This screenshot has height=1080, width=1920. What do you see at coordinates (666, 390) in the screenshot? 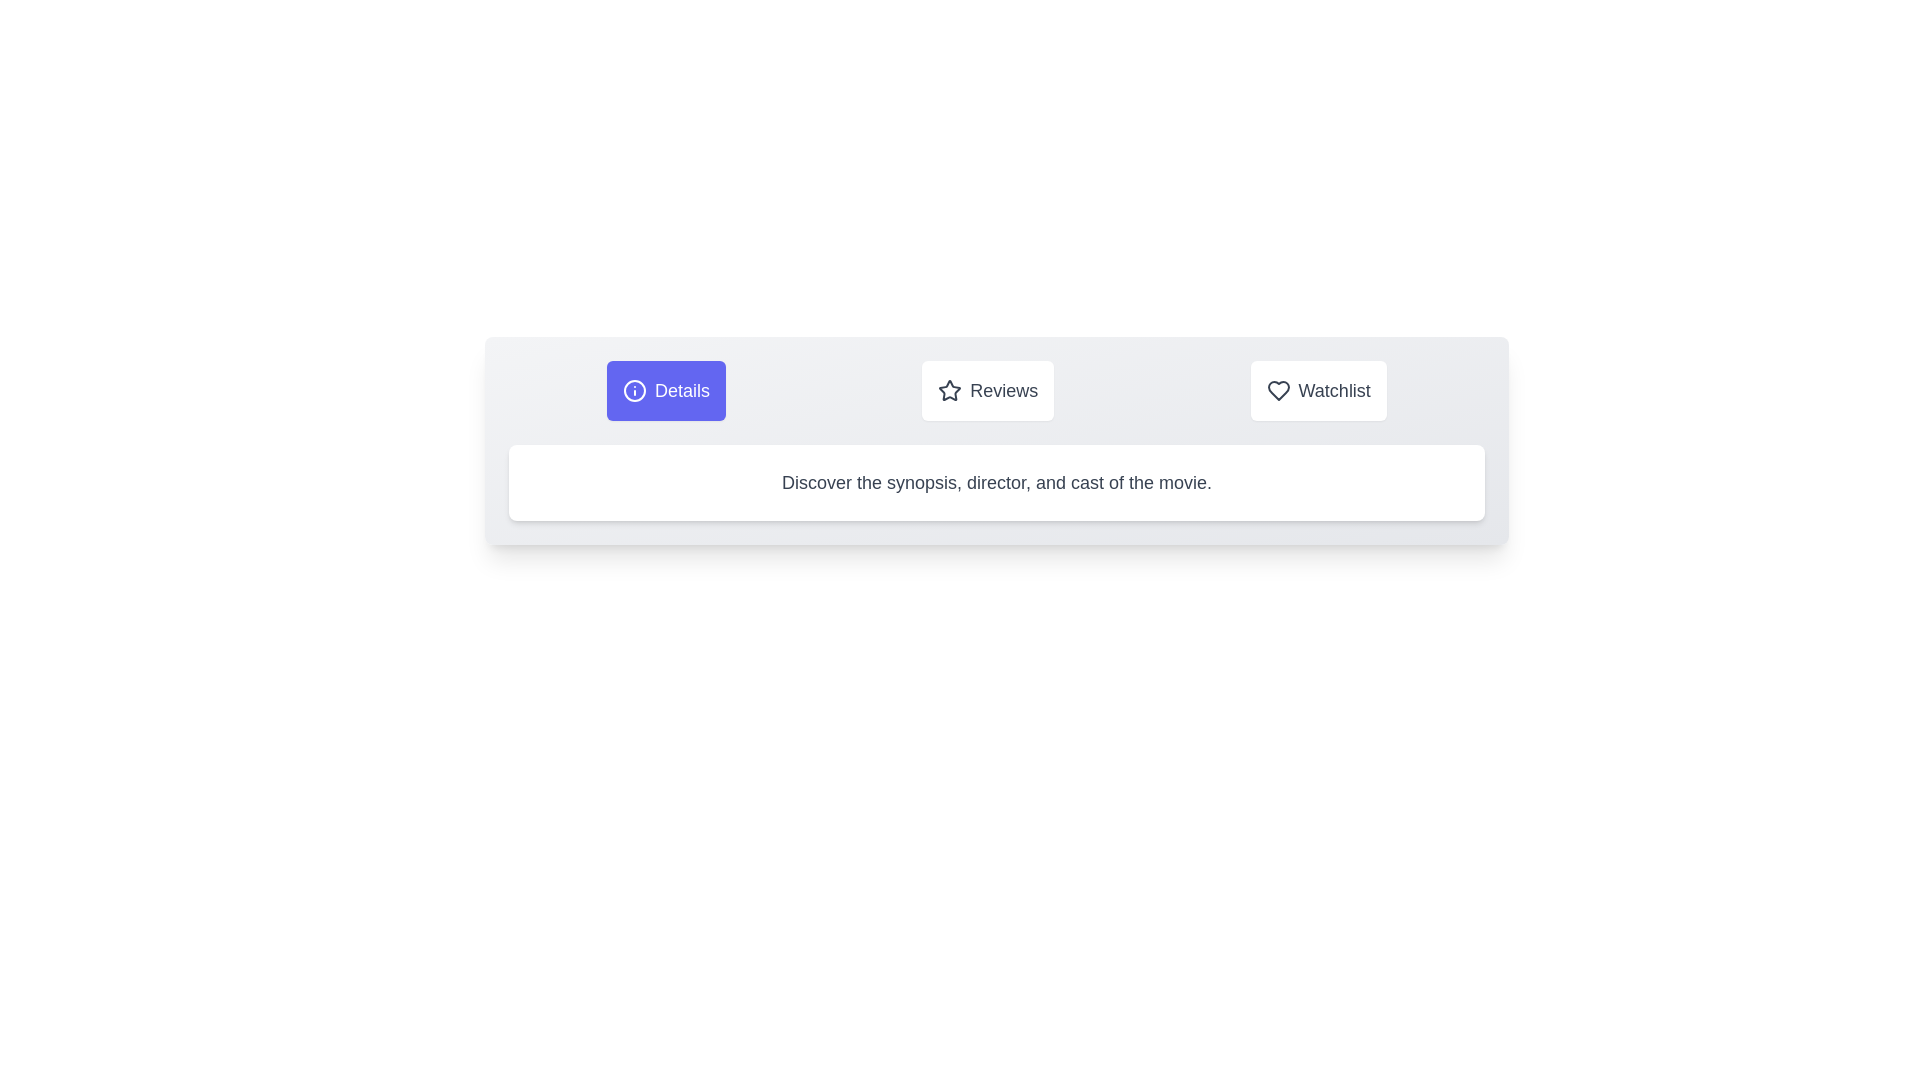
I see `the Details tab by clicking on its button` at bounding box center [666, 390].